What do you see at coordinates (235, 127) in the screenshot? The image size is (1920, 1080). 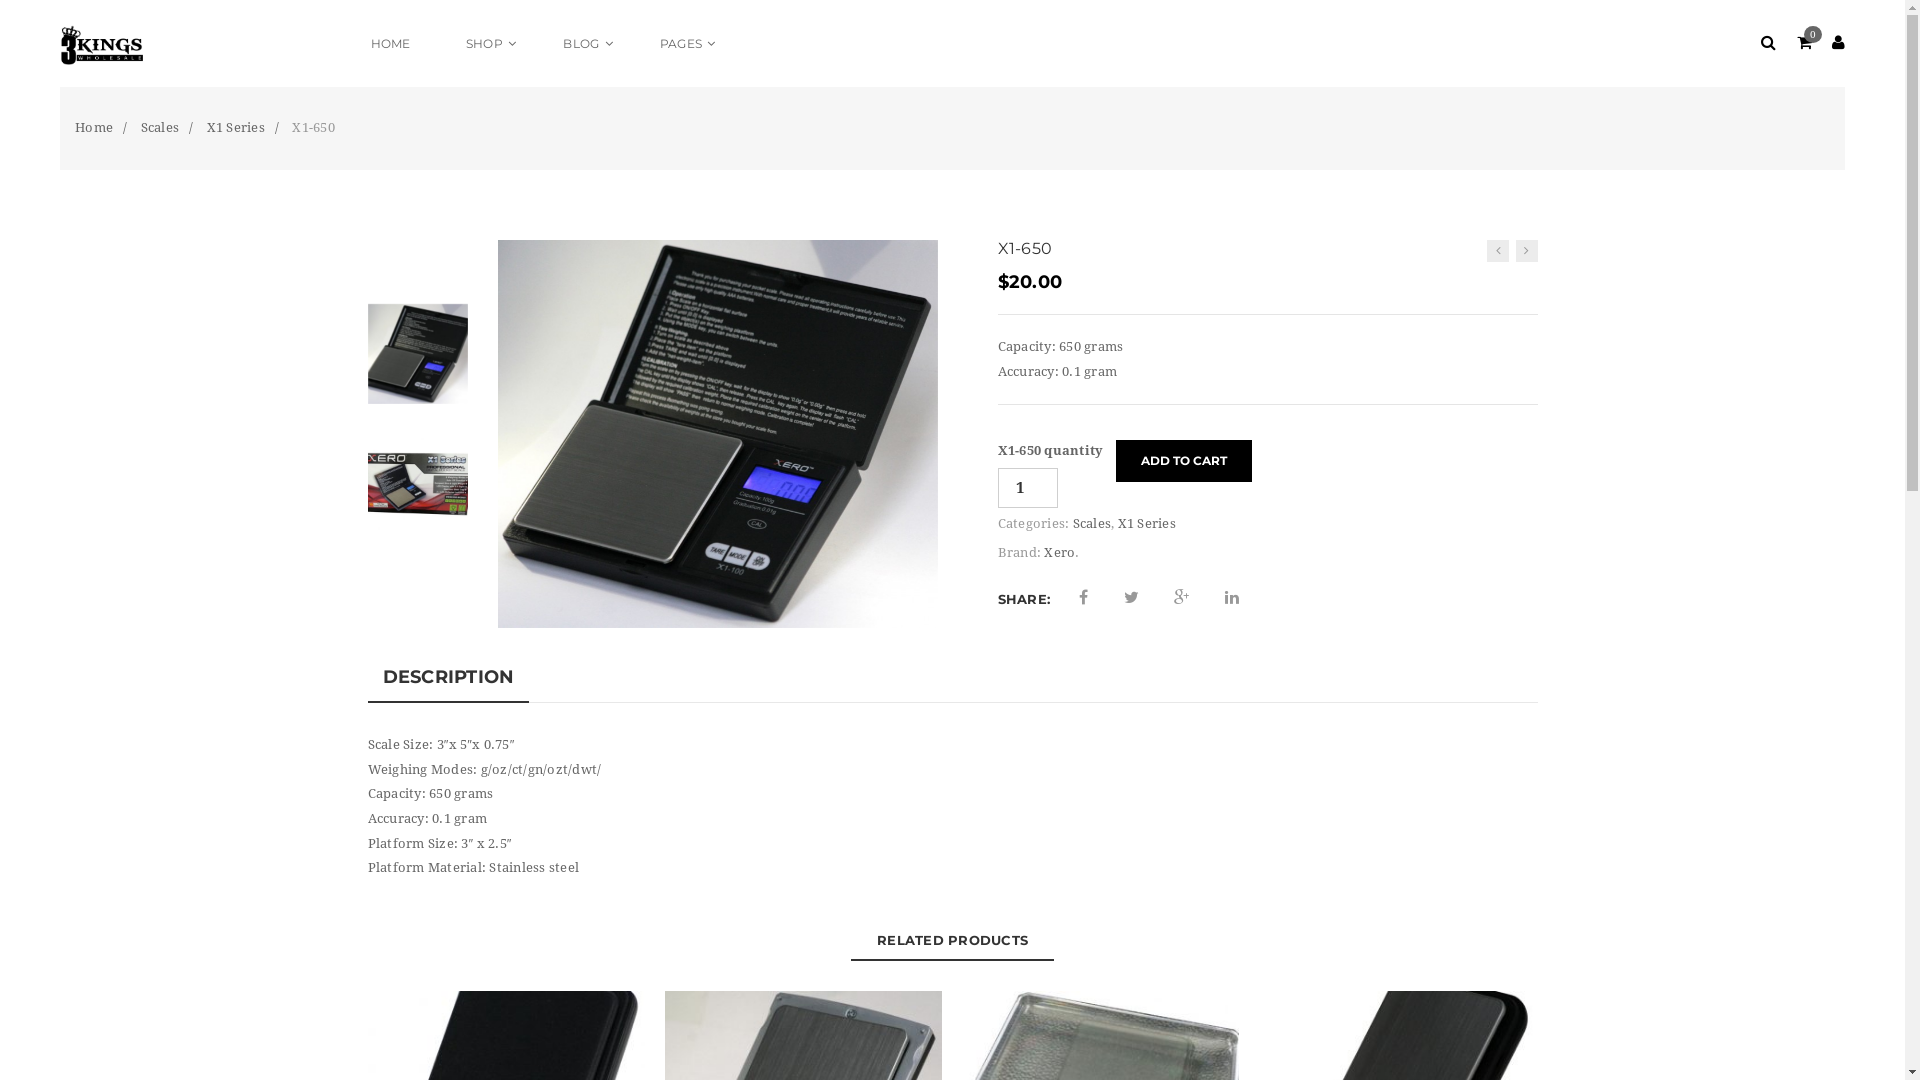 I see `'X1 Series'` at bounding box center [235, 127].